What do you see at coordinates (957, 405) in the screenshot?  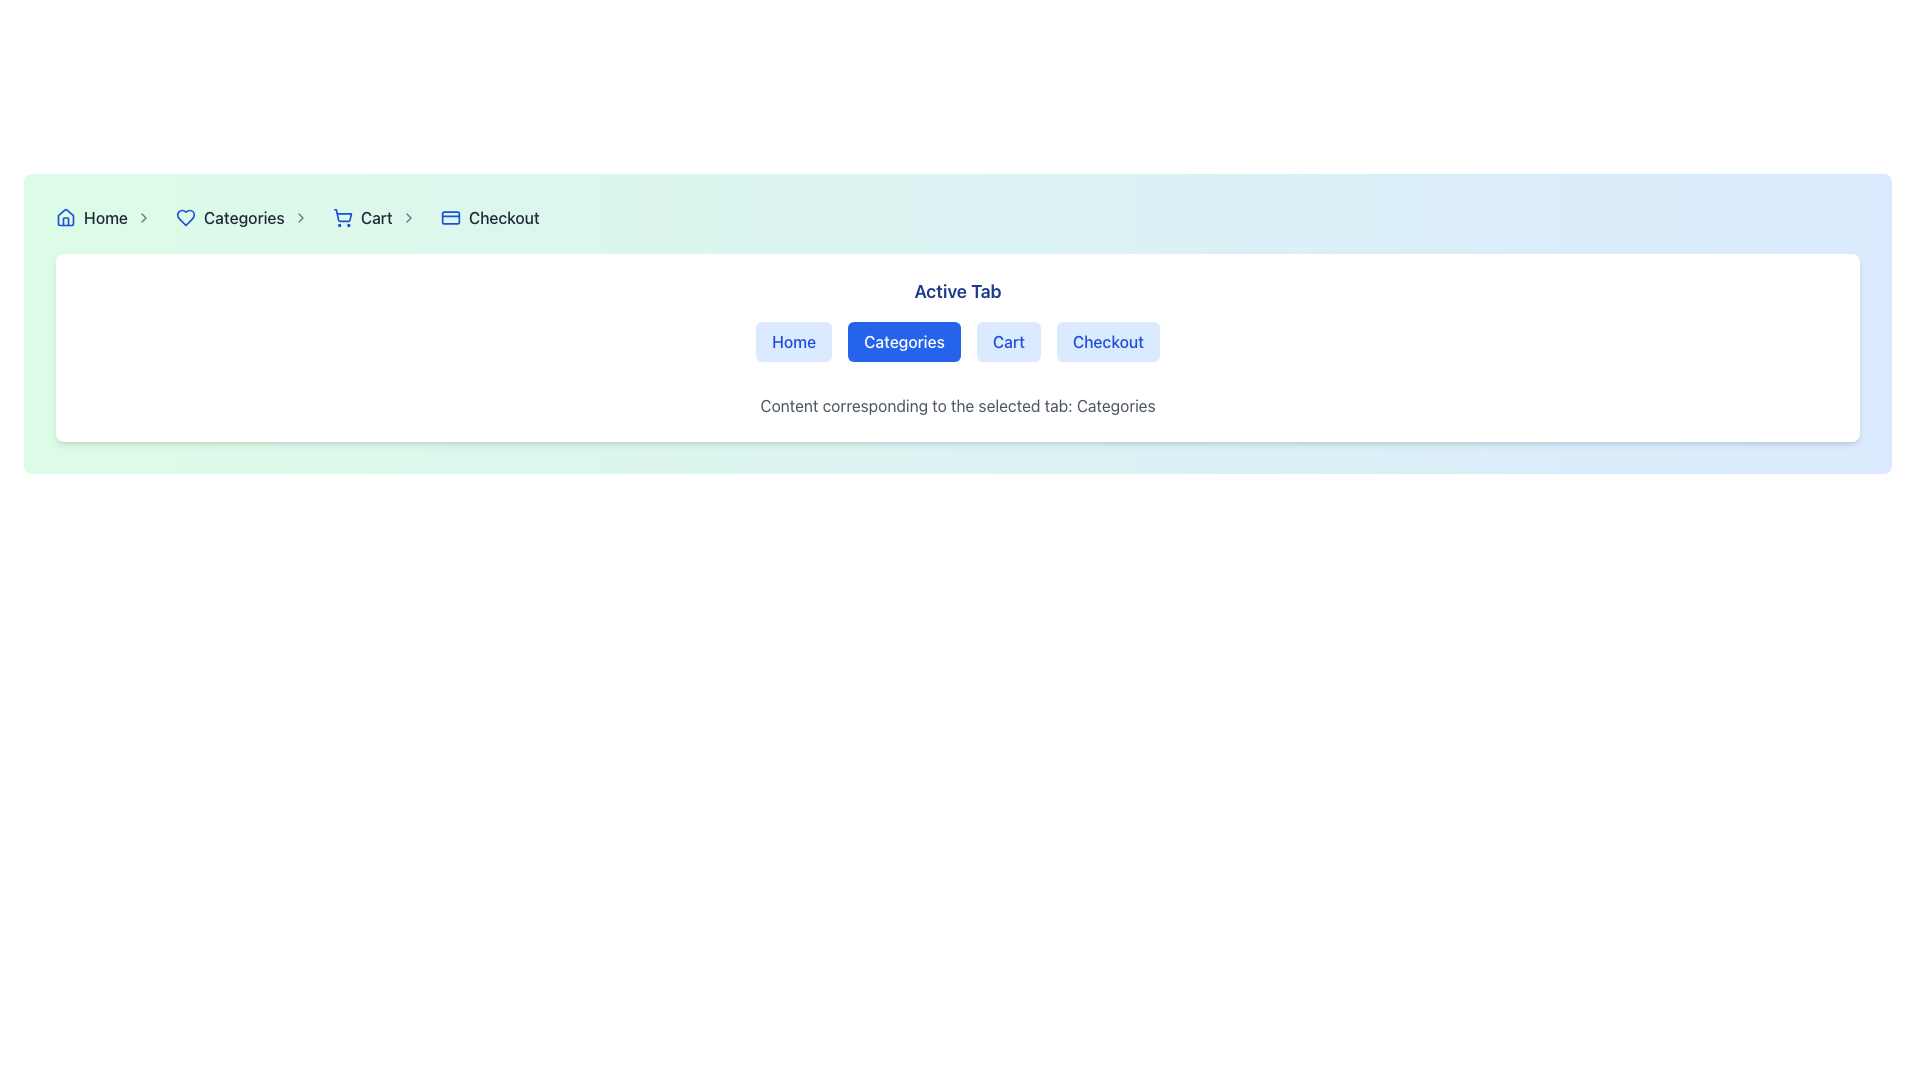 I see `text paragraph displaying the message 'Content corresponding to the selected tab: Categories' located below the 'Categories' tab button` at bounding box center [957, 405].